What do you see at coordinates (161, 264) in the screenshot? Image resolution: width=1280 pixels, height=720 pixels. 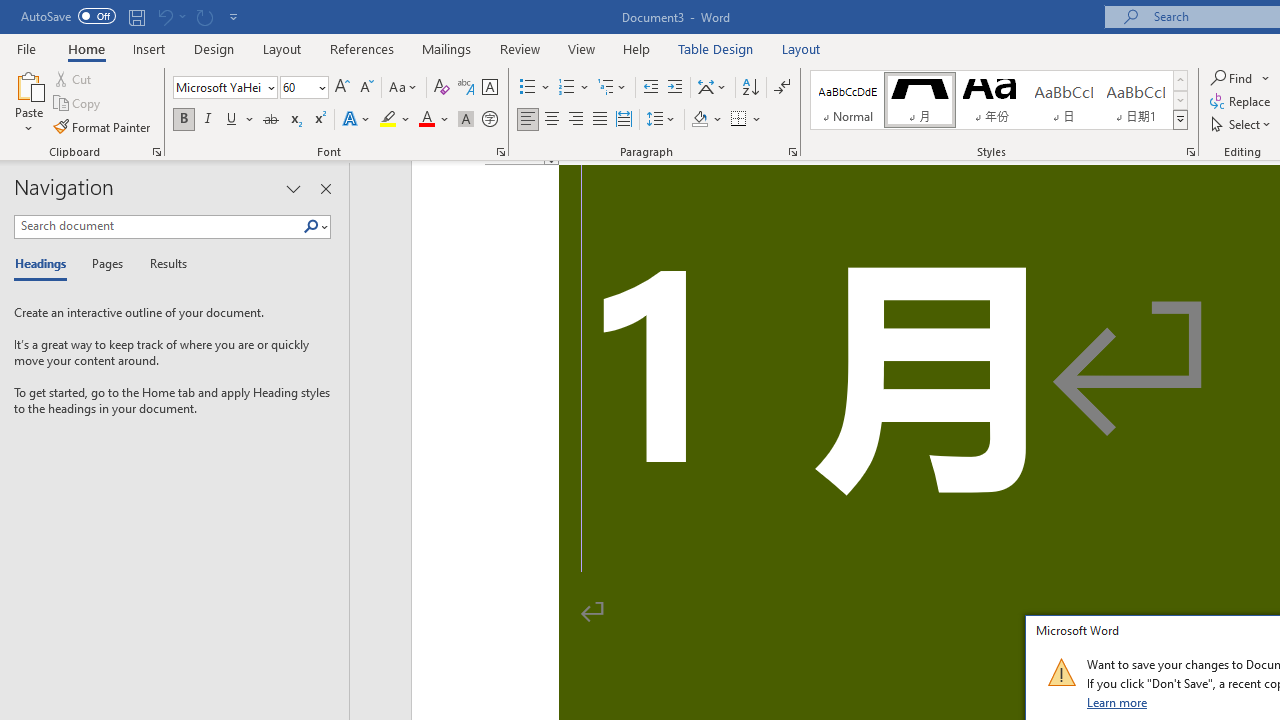 I see `'Results'` at bounding box center [161, 264].